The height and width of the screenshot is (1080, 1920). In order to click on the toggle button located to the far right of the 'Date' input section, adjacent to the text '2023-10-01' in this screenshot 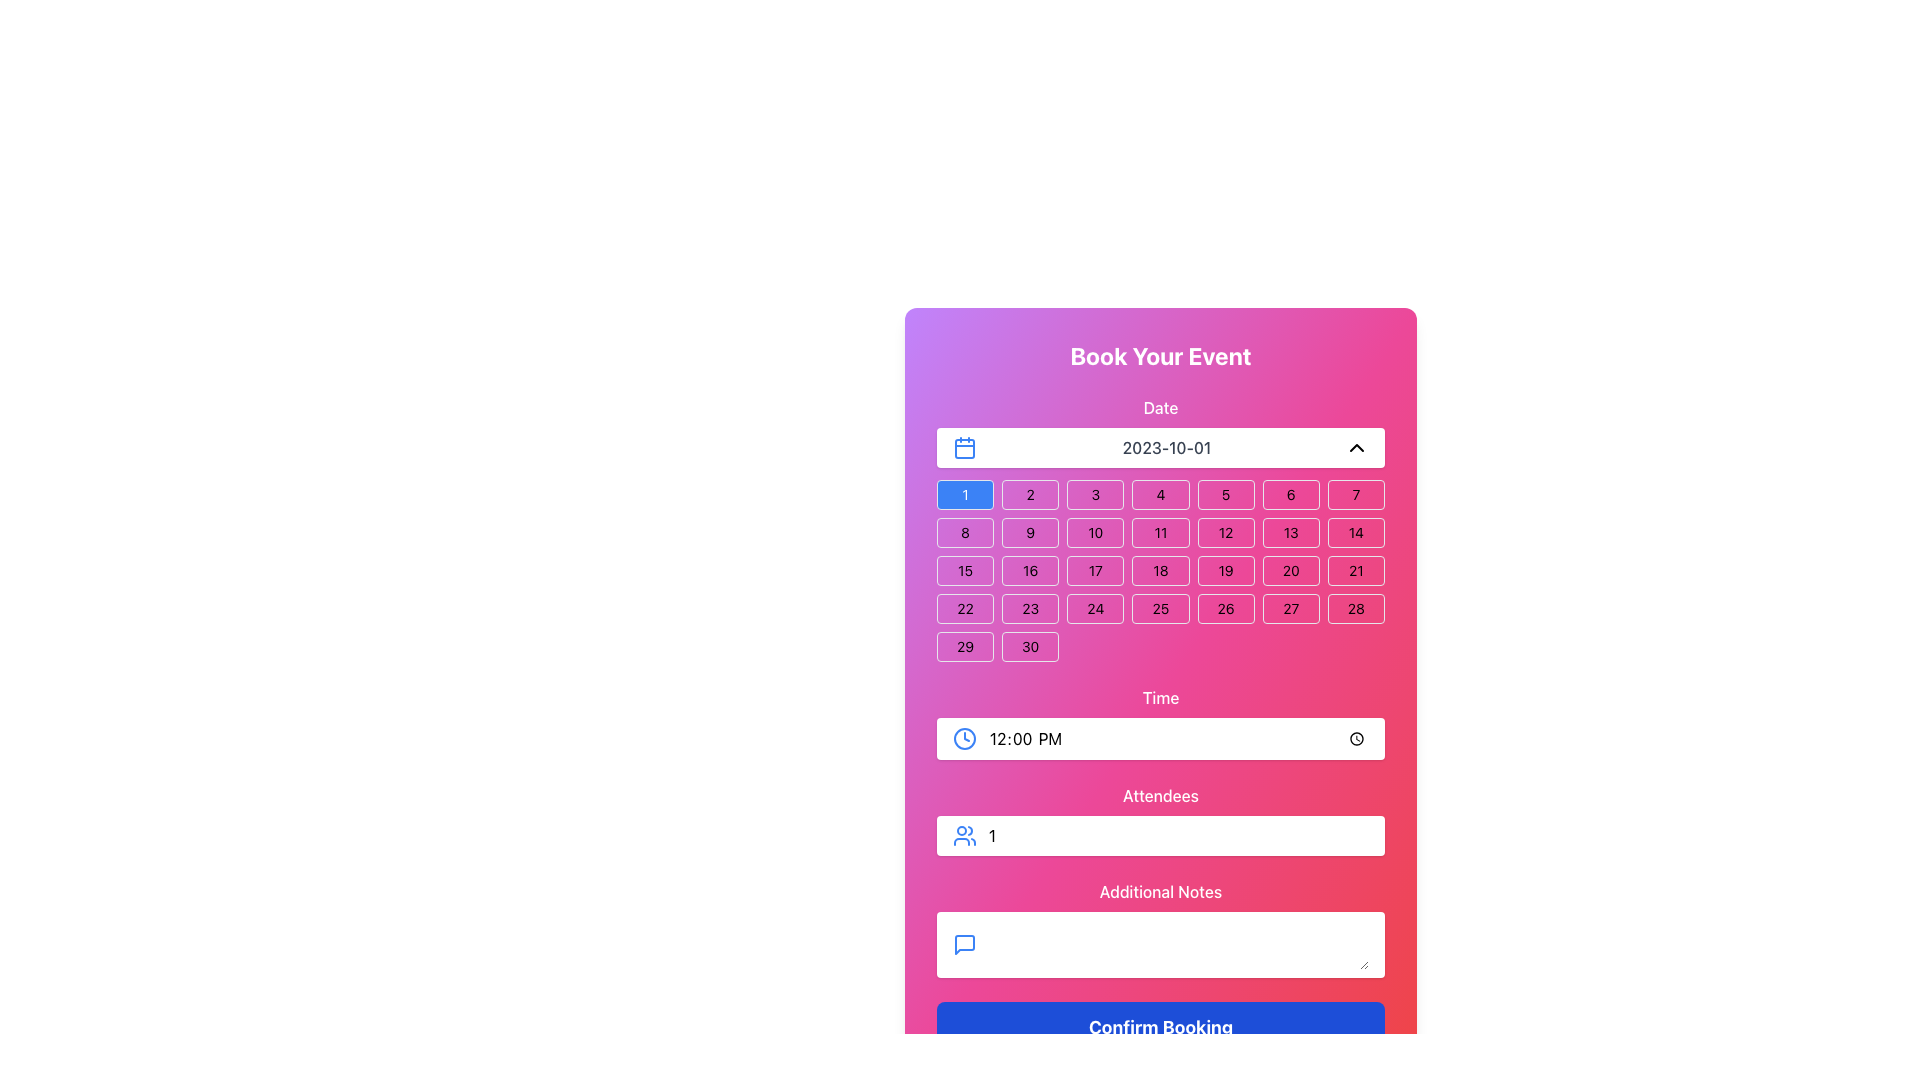, I will do `click(1357, 446)`.